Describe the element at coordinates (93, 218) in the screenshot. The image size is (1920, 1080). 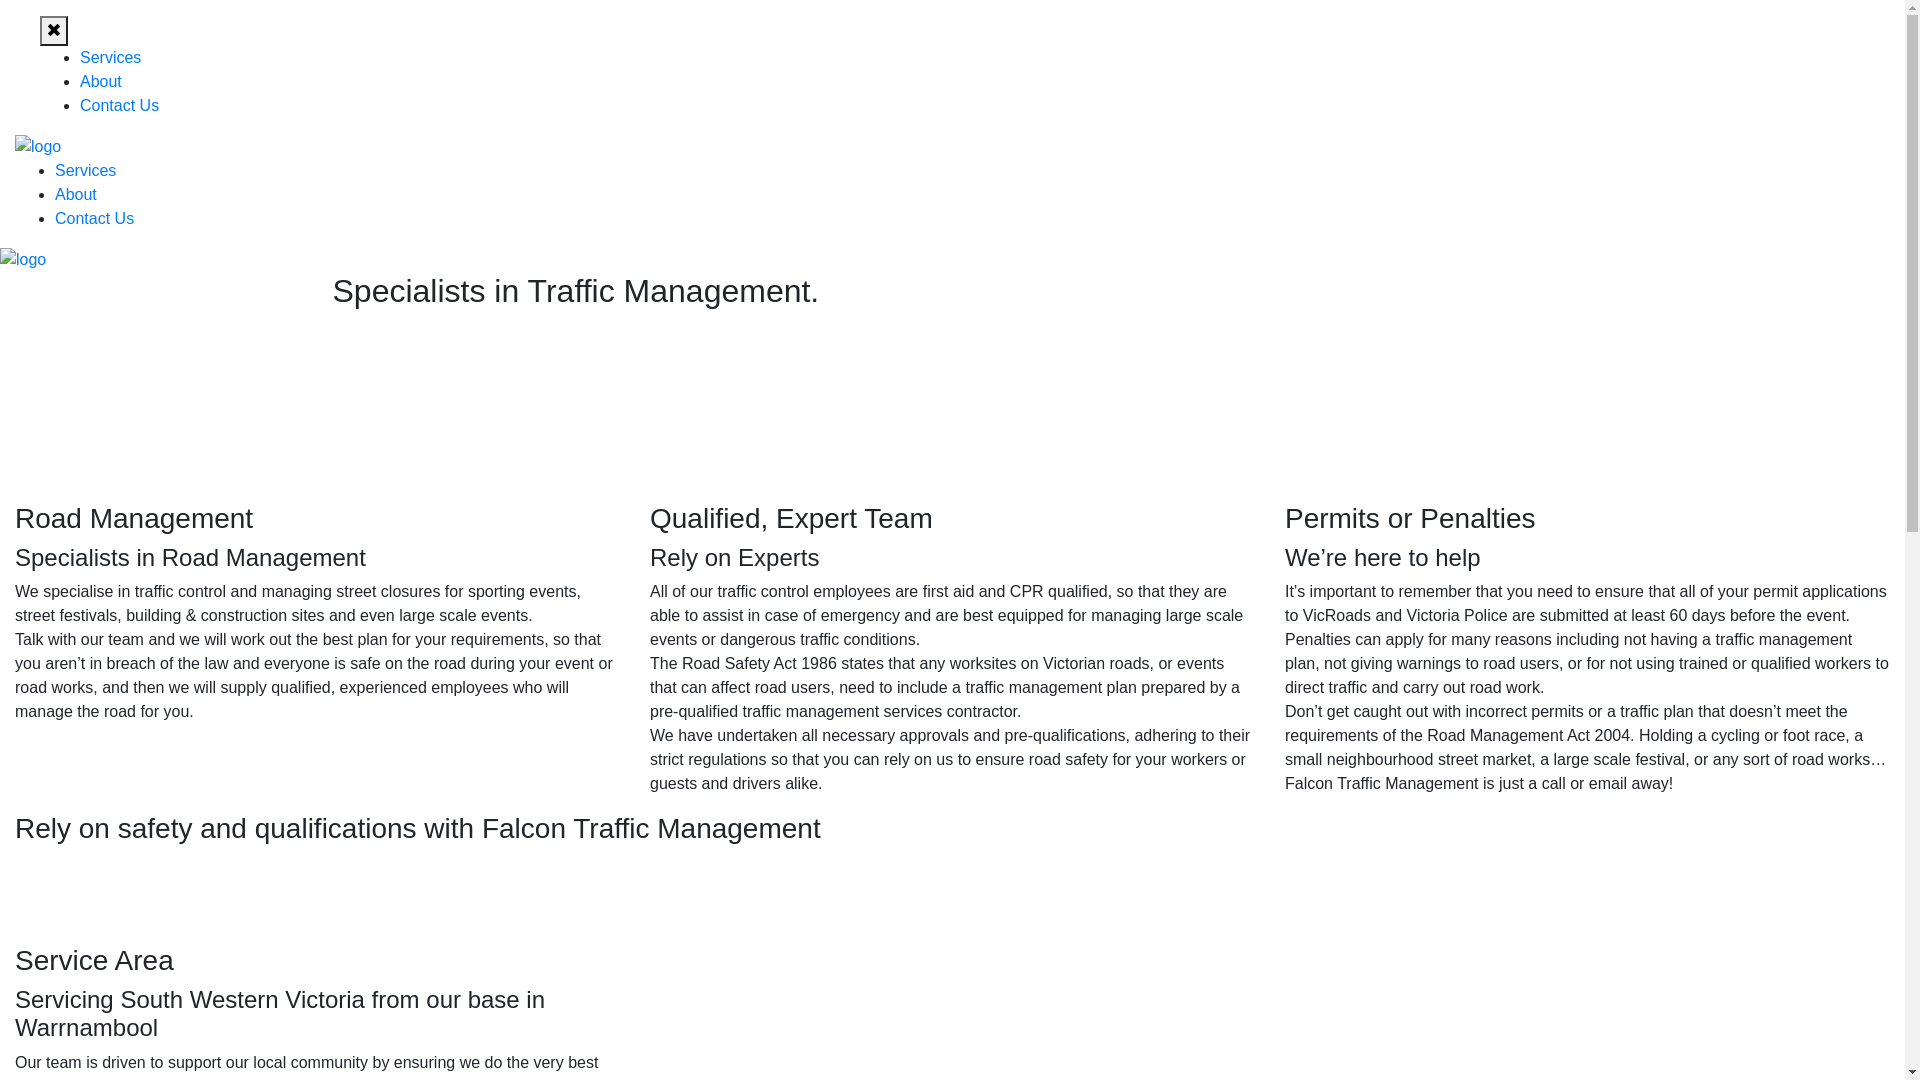
I see `'Contact Us'` at that location.